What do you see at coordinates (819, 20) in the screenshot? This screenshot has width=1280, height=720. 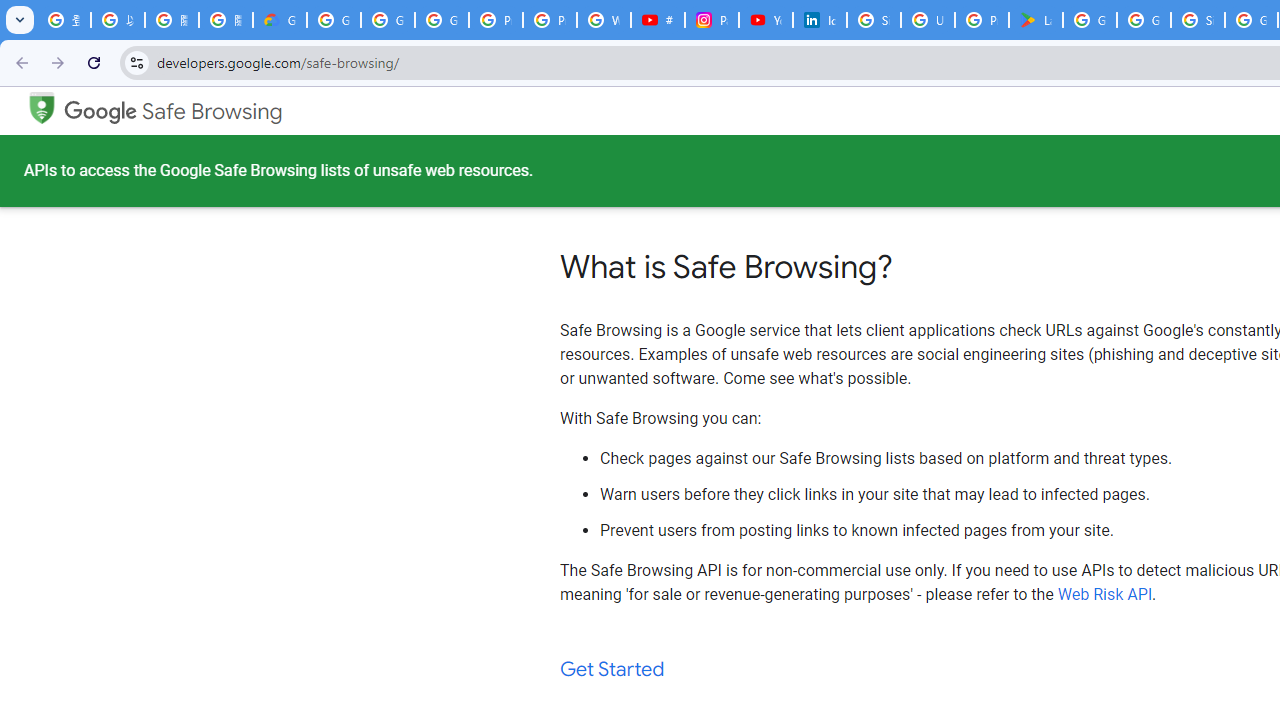 I see `'Identity verification via Persona | LinkedIn Help'` at bounding box center [819, 20].